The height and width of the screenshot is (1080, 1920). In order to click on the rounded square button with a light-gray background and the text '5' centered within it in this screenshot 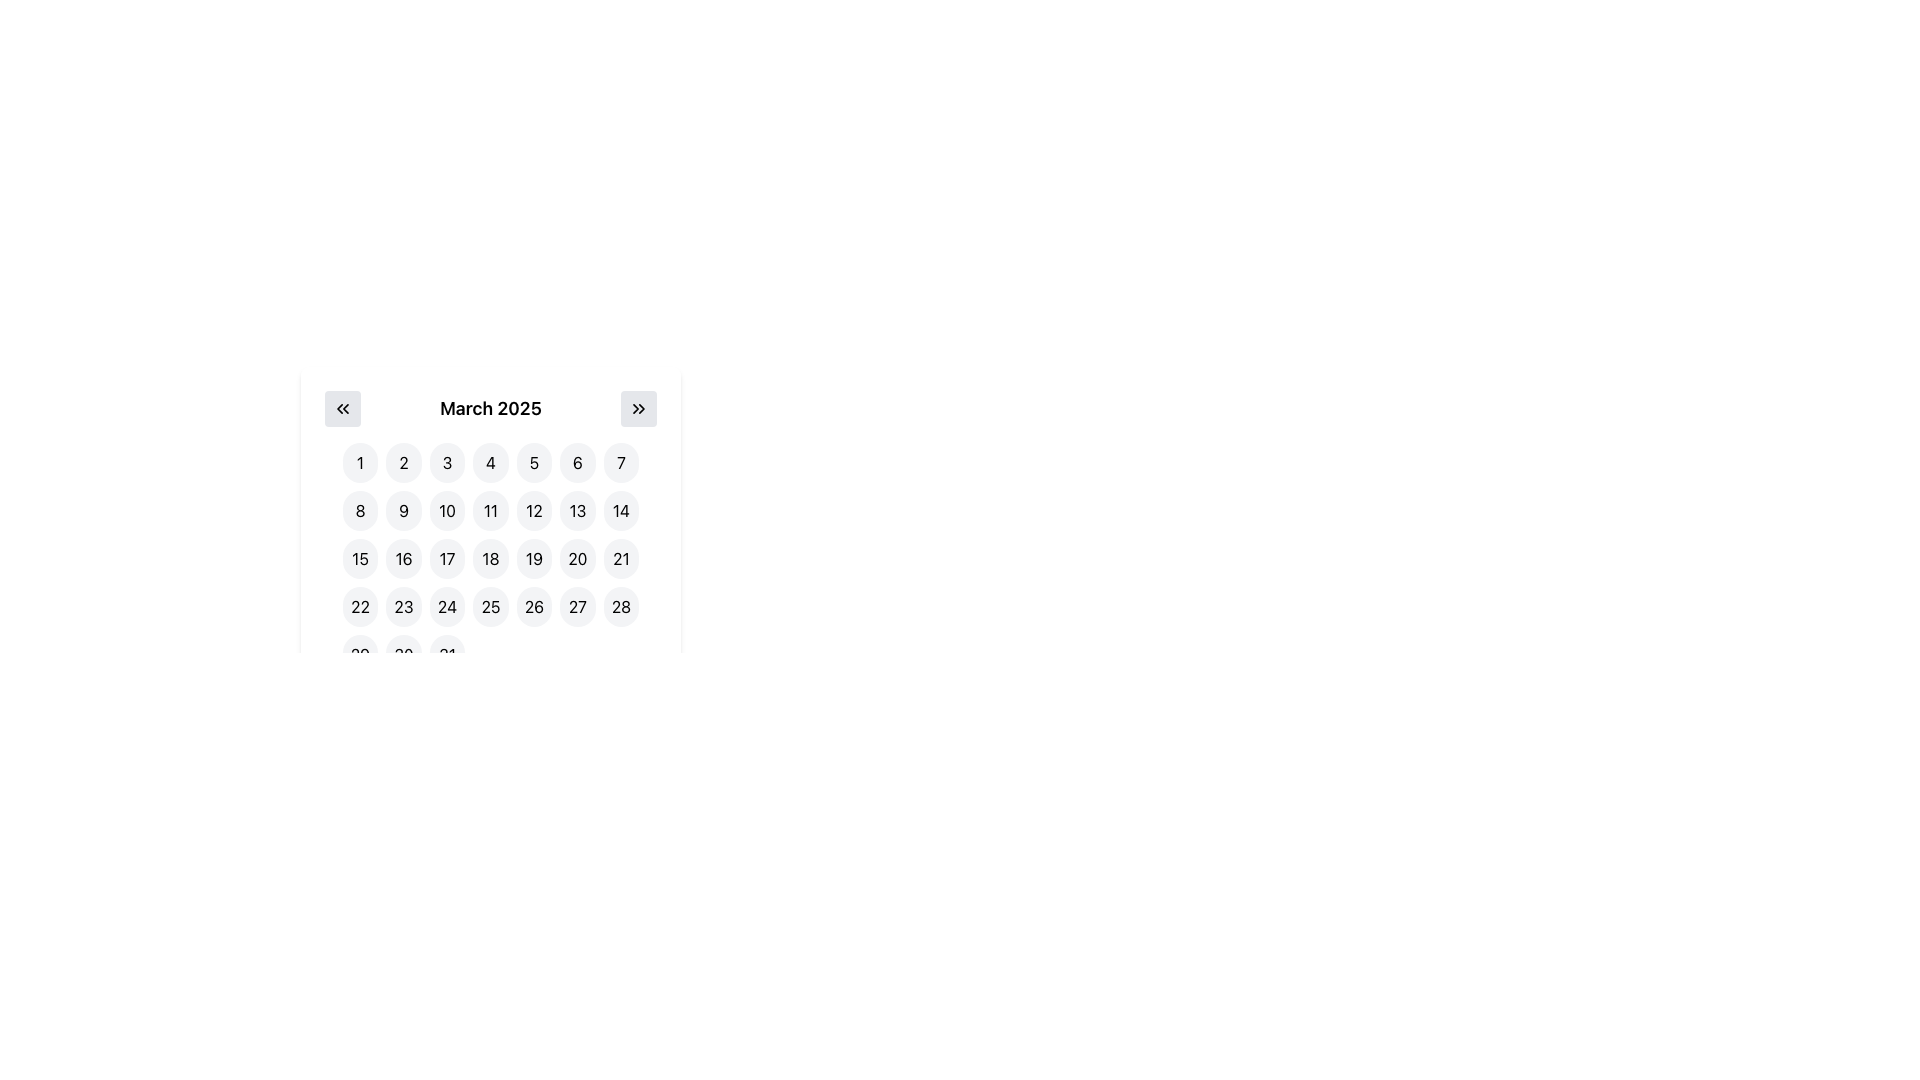, I will do `click(534, 462)`.